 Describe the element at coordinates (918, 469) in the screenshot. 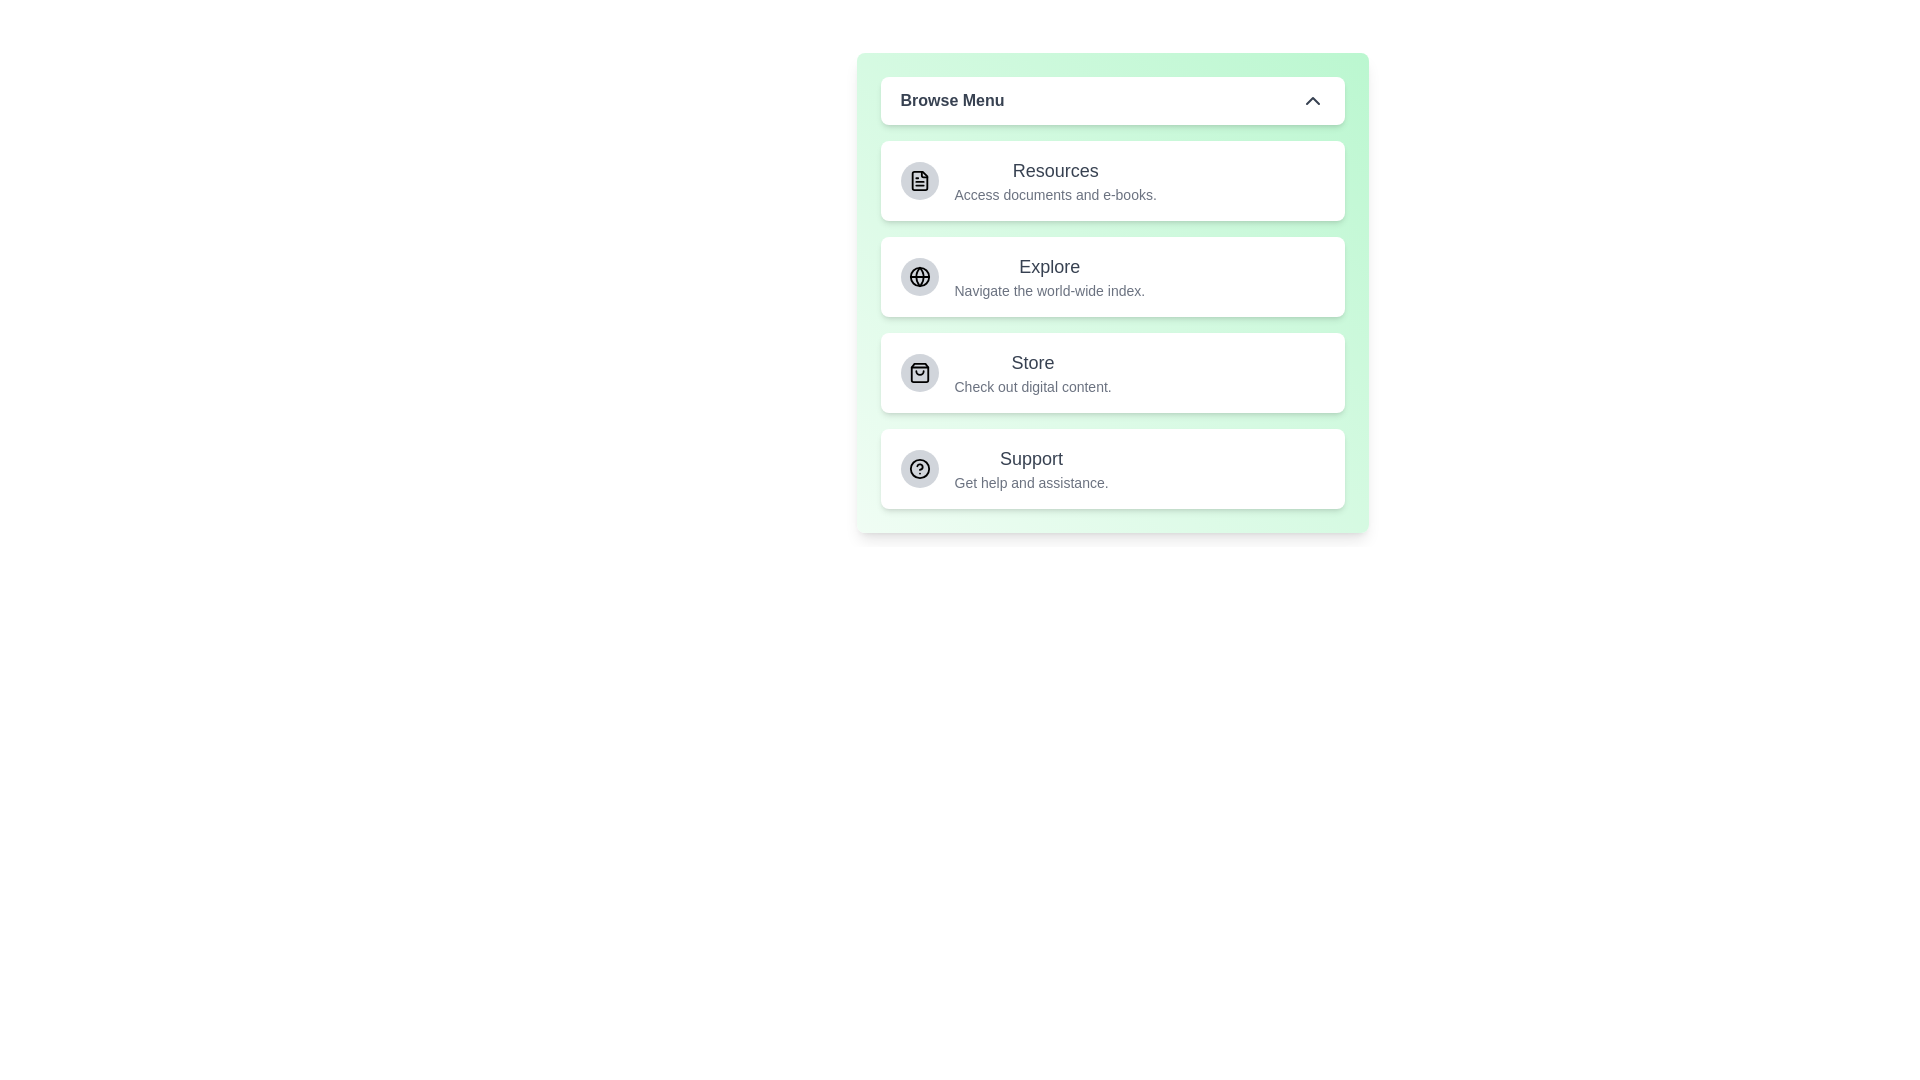

I see `the icon of the menu item Support to analyze it` at that location.